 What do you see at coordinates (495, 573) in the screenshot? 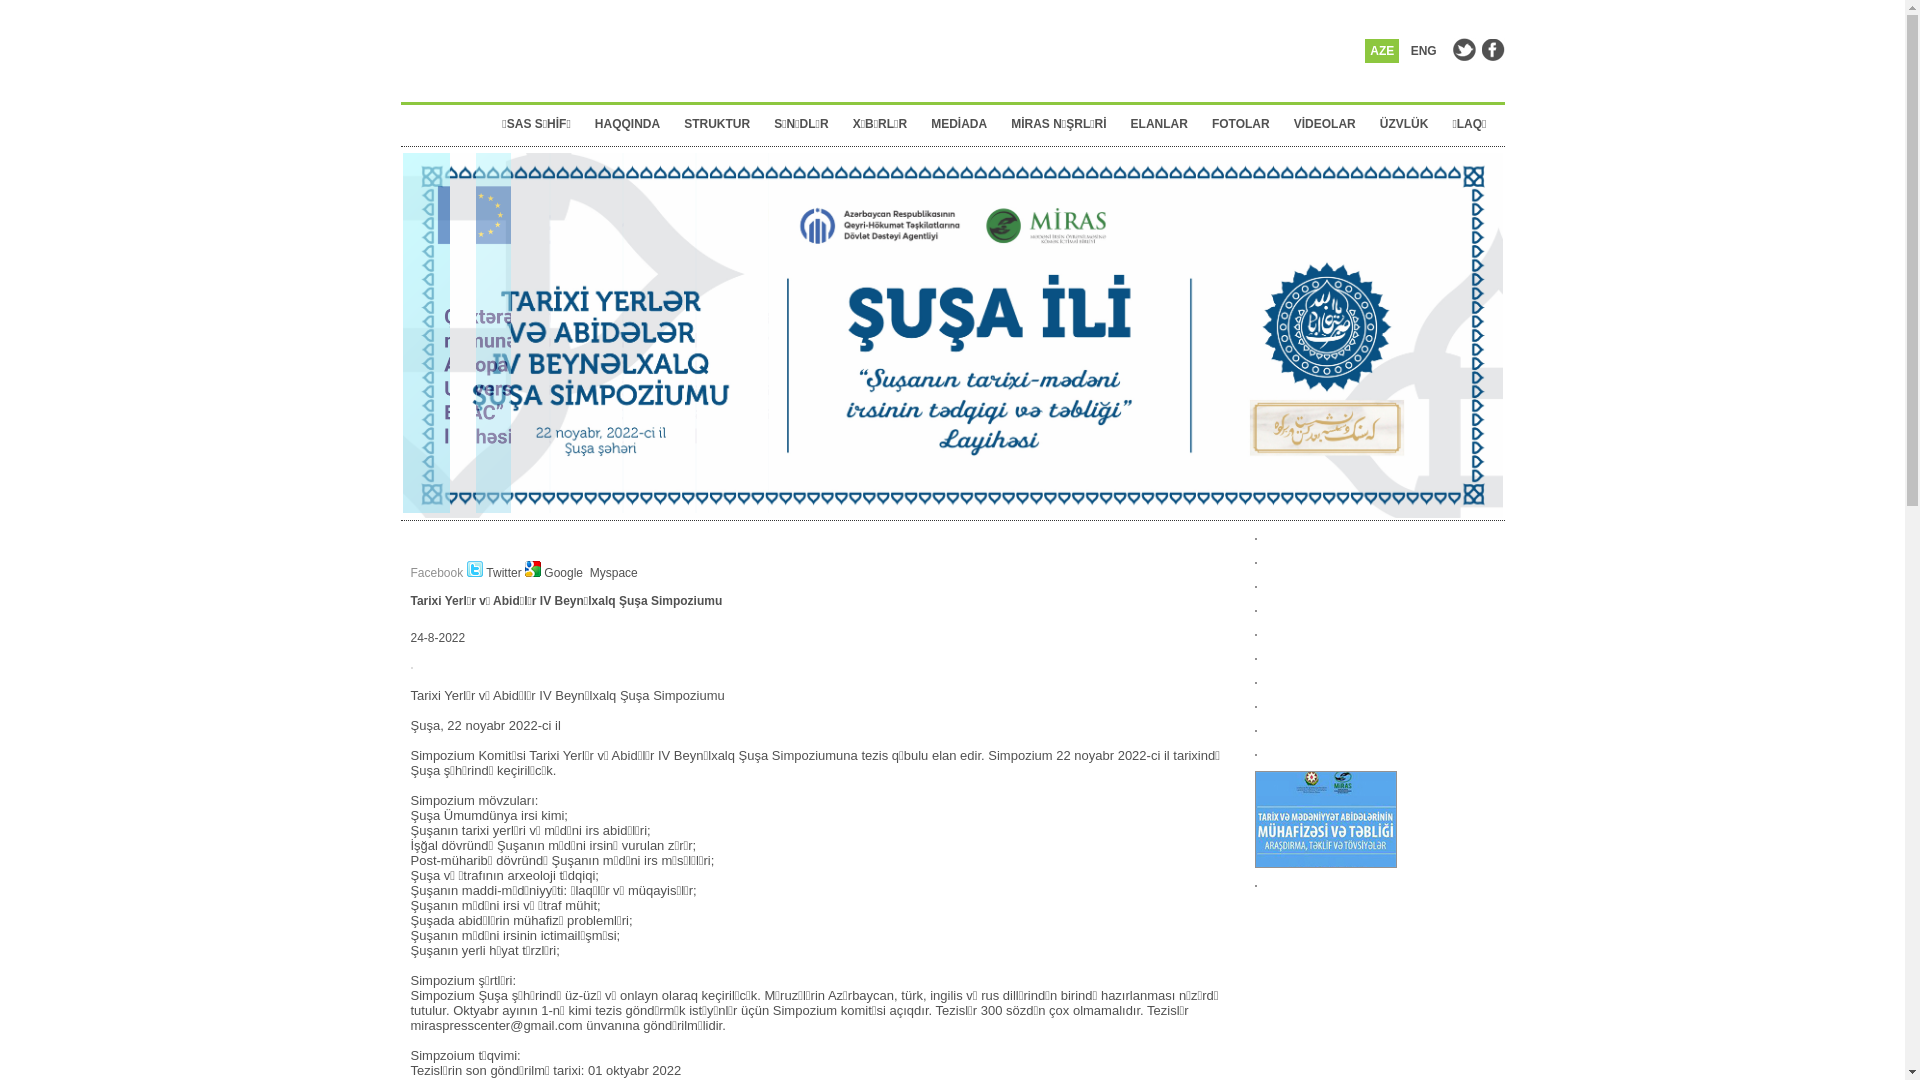
I see `'Twitter'` at bounding box center [495, 573].